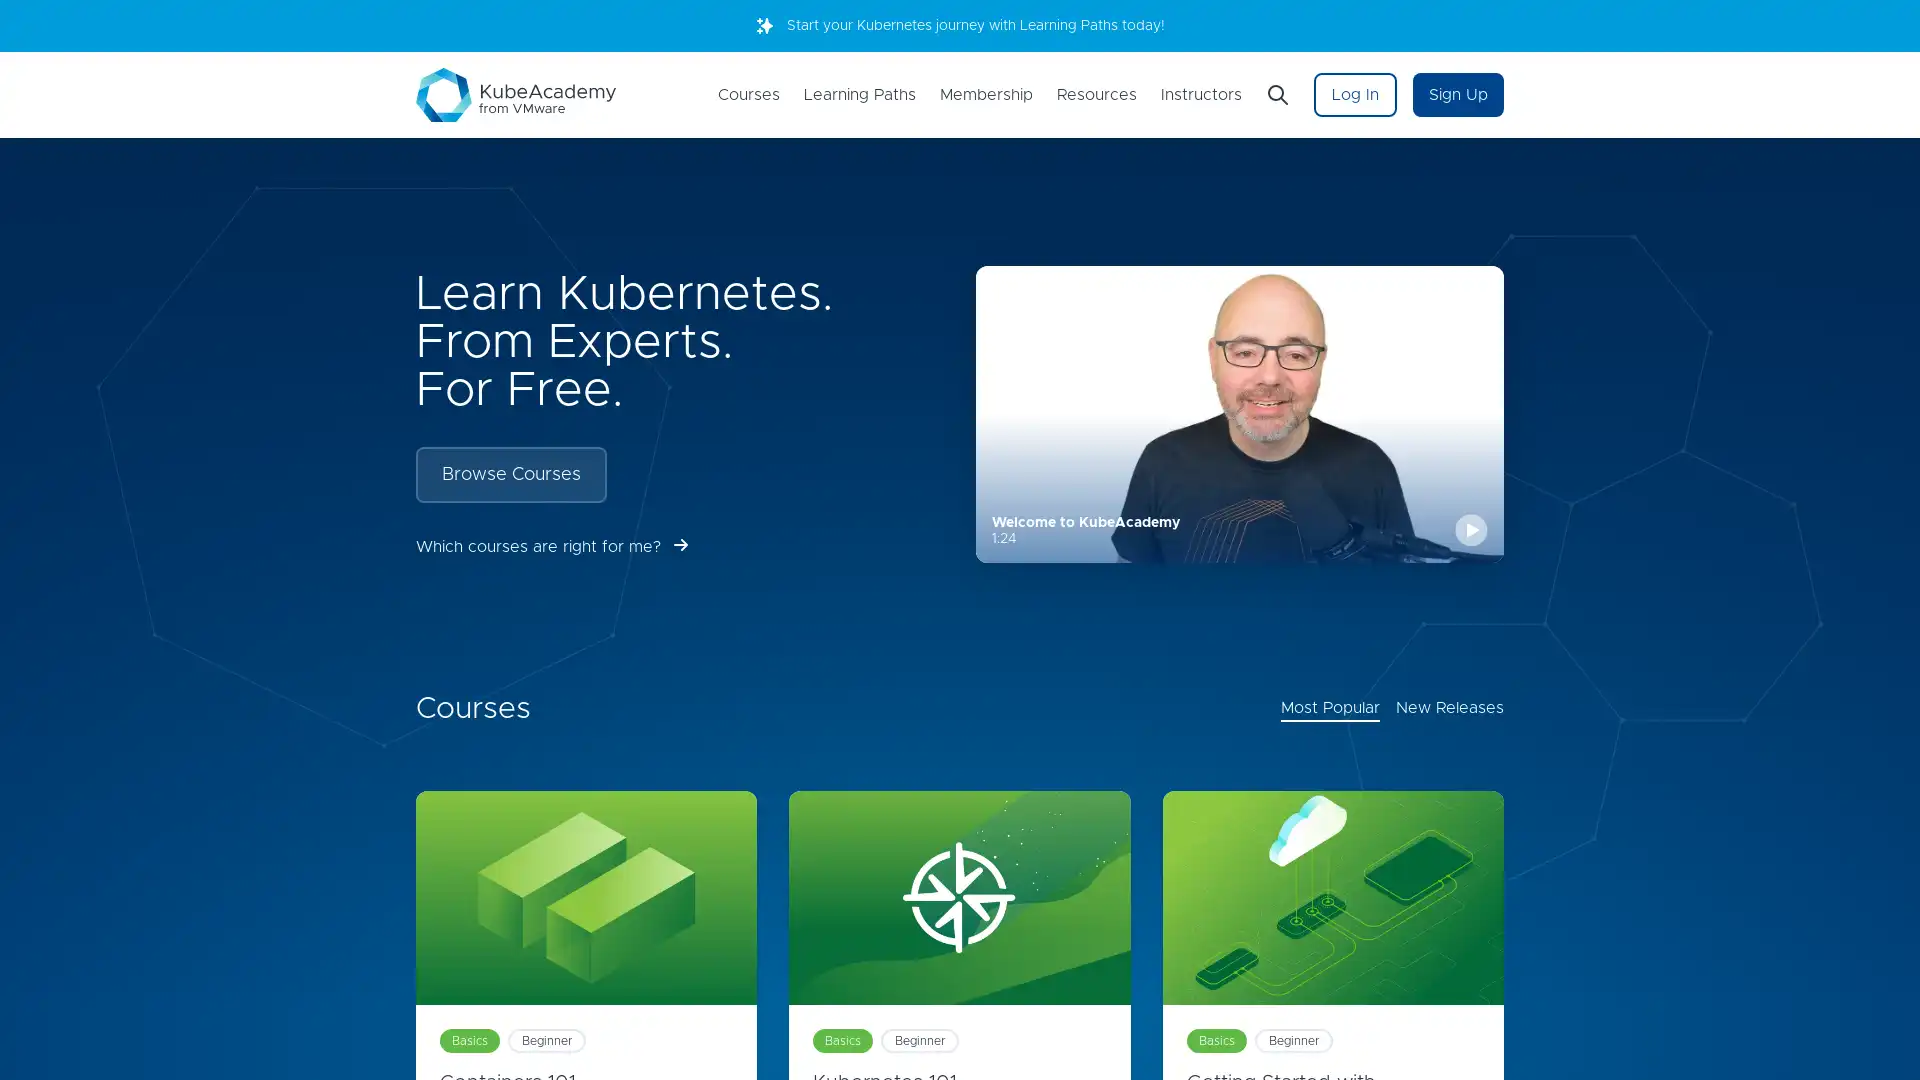 This screenshot has height=1080, width=1920. Describe the element at coordinates (1238, 413) in the screenshot. I see `Welcome to KubeAcademy 1:24` at that location.